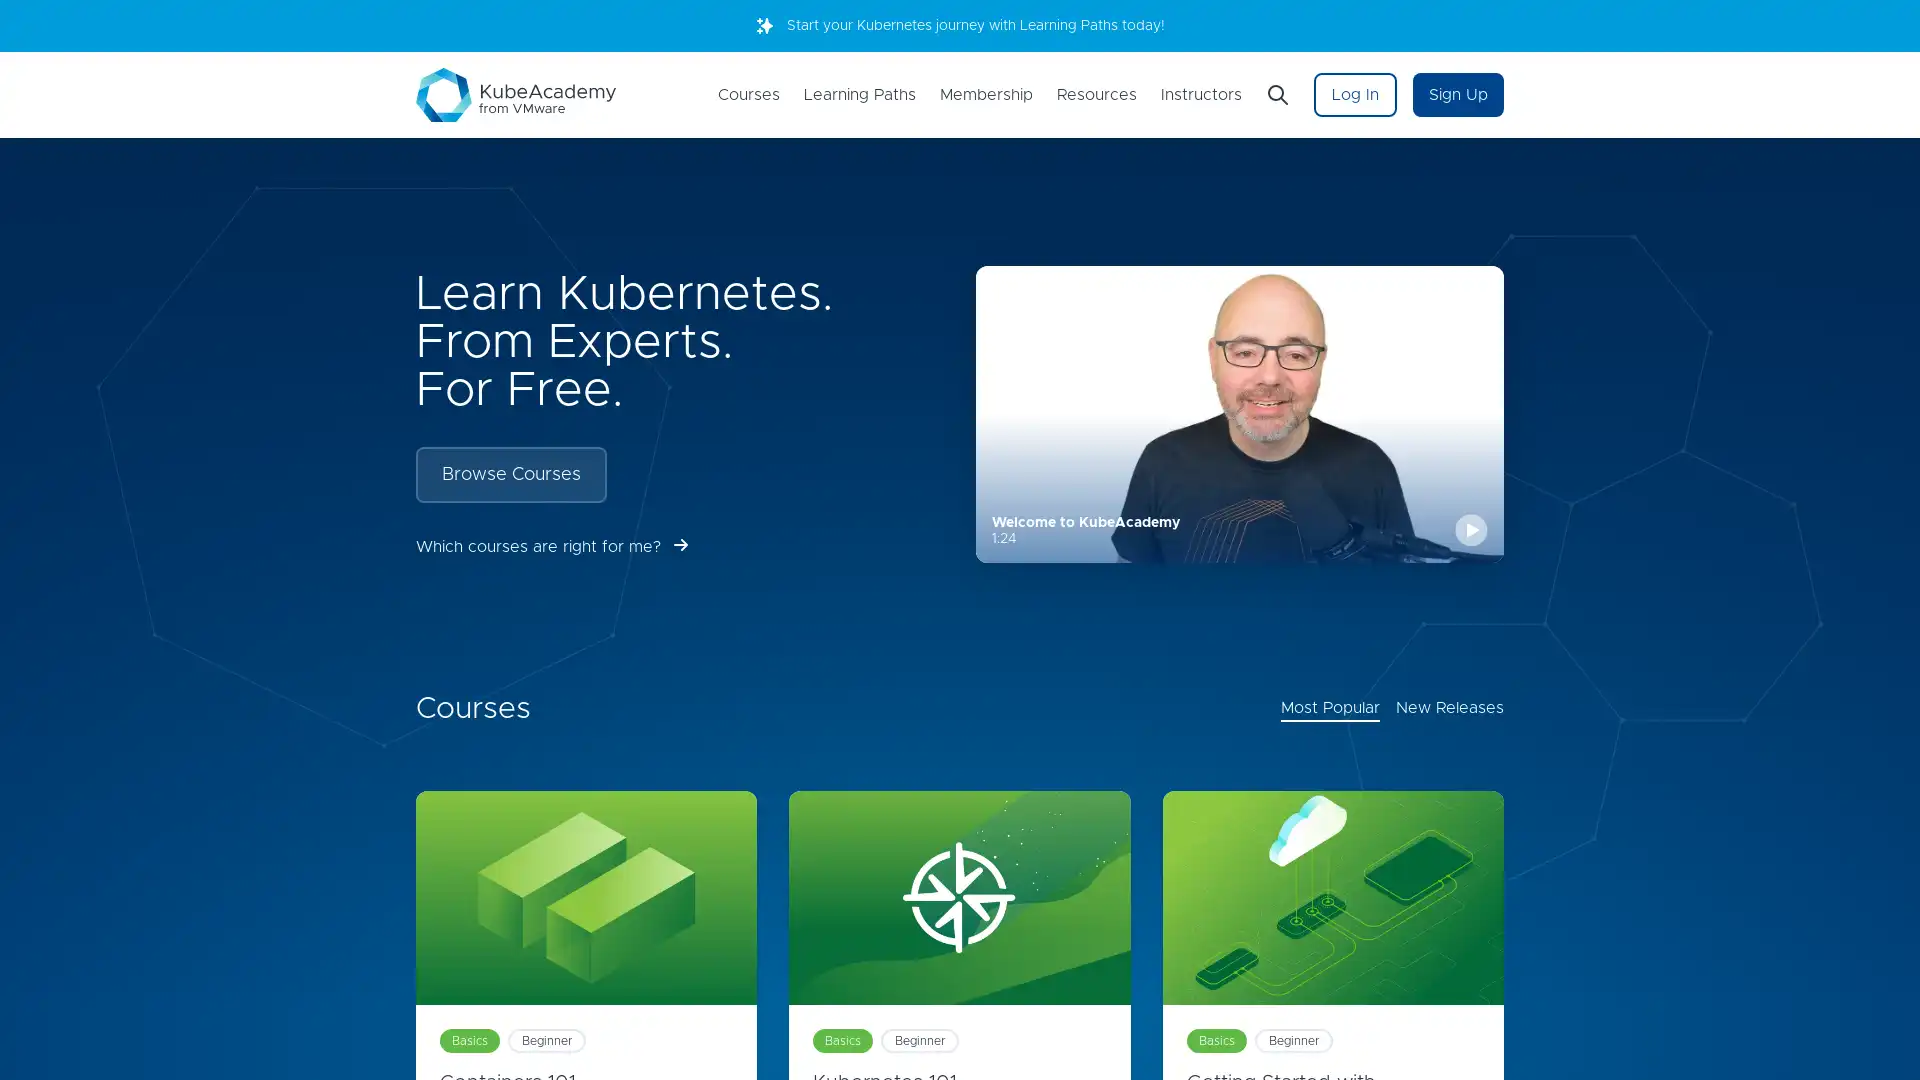 This screenshot has height=1080, width=1920. Describe the element at coordinates (1238, 413) in the screenshot. I see `Welcome to KubeAcademy 1:24` at that location.